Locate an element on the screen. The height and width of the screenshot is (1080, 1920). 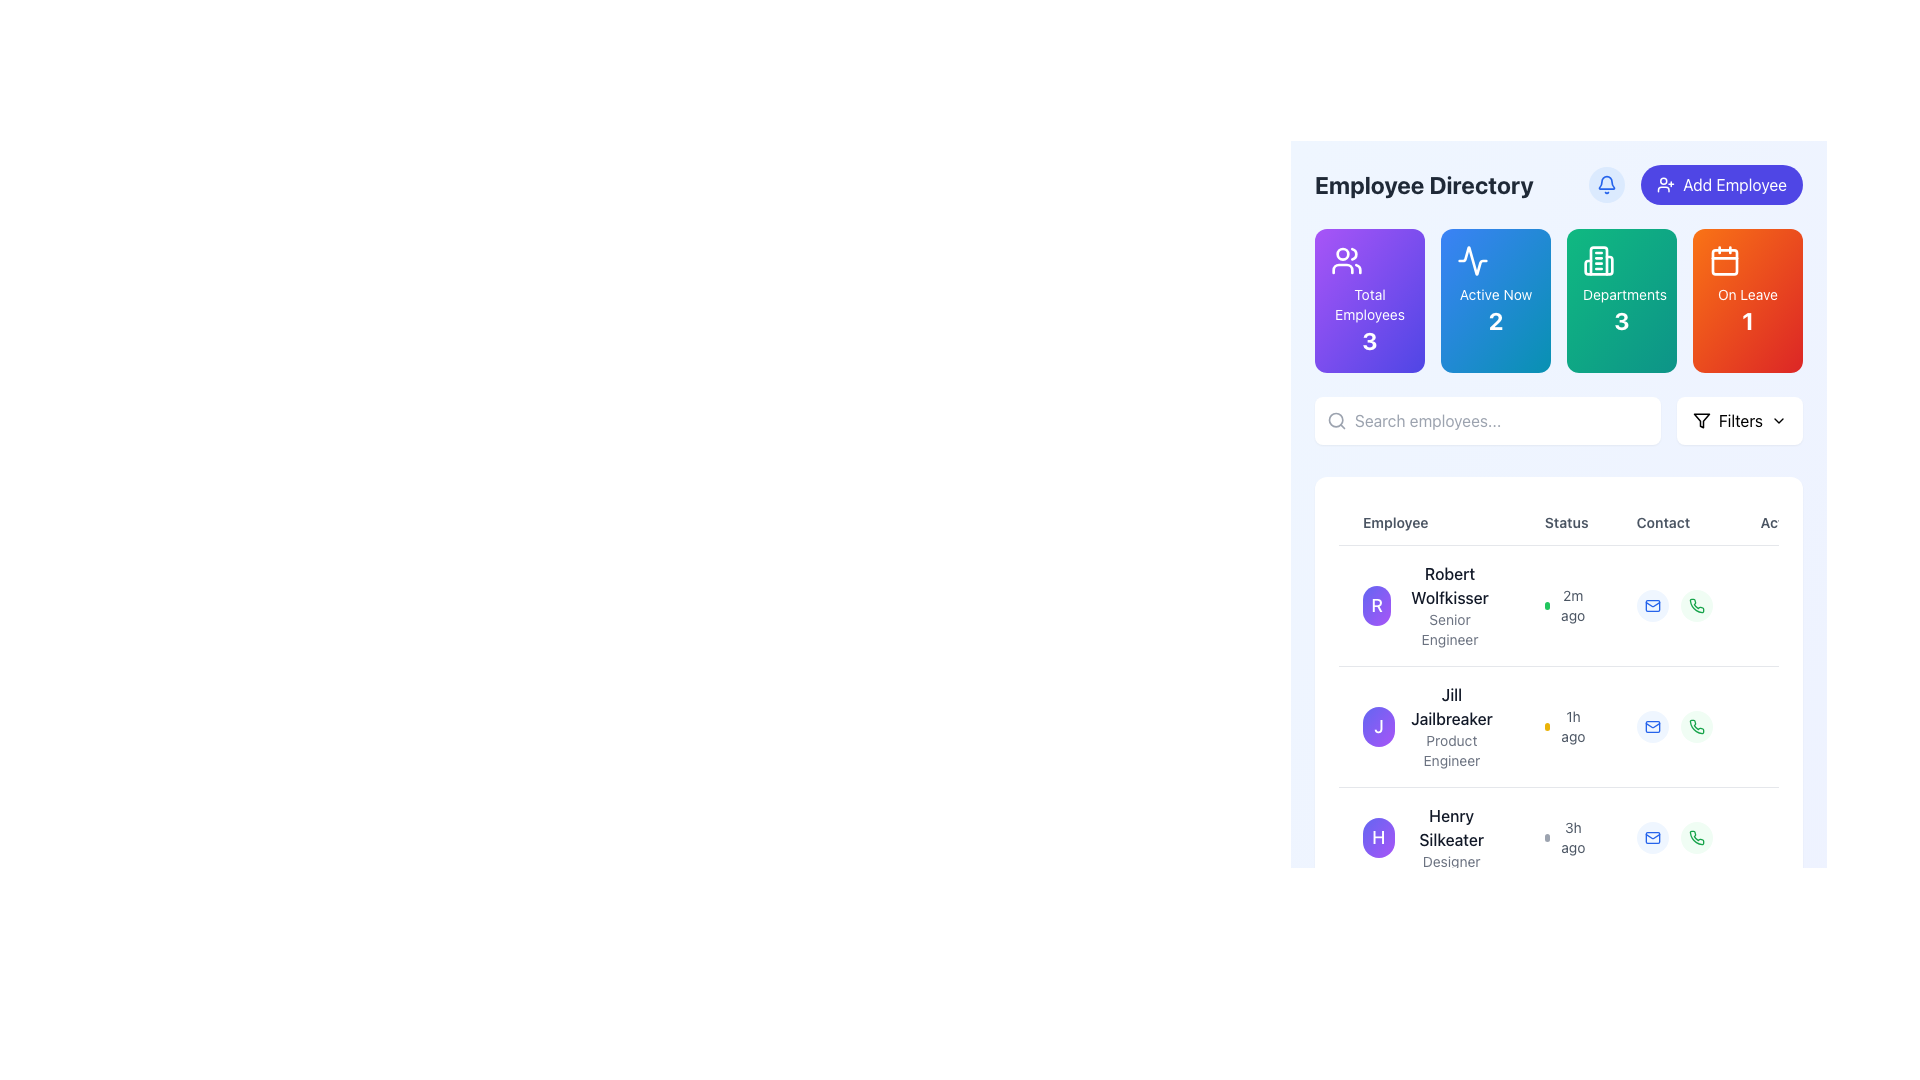
the text label displaying 'Henry Silkeater' and 'Designer', which is located to the right of the circular profile icon marked with an 'H' is located at coordinates (1451, 837).